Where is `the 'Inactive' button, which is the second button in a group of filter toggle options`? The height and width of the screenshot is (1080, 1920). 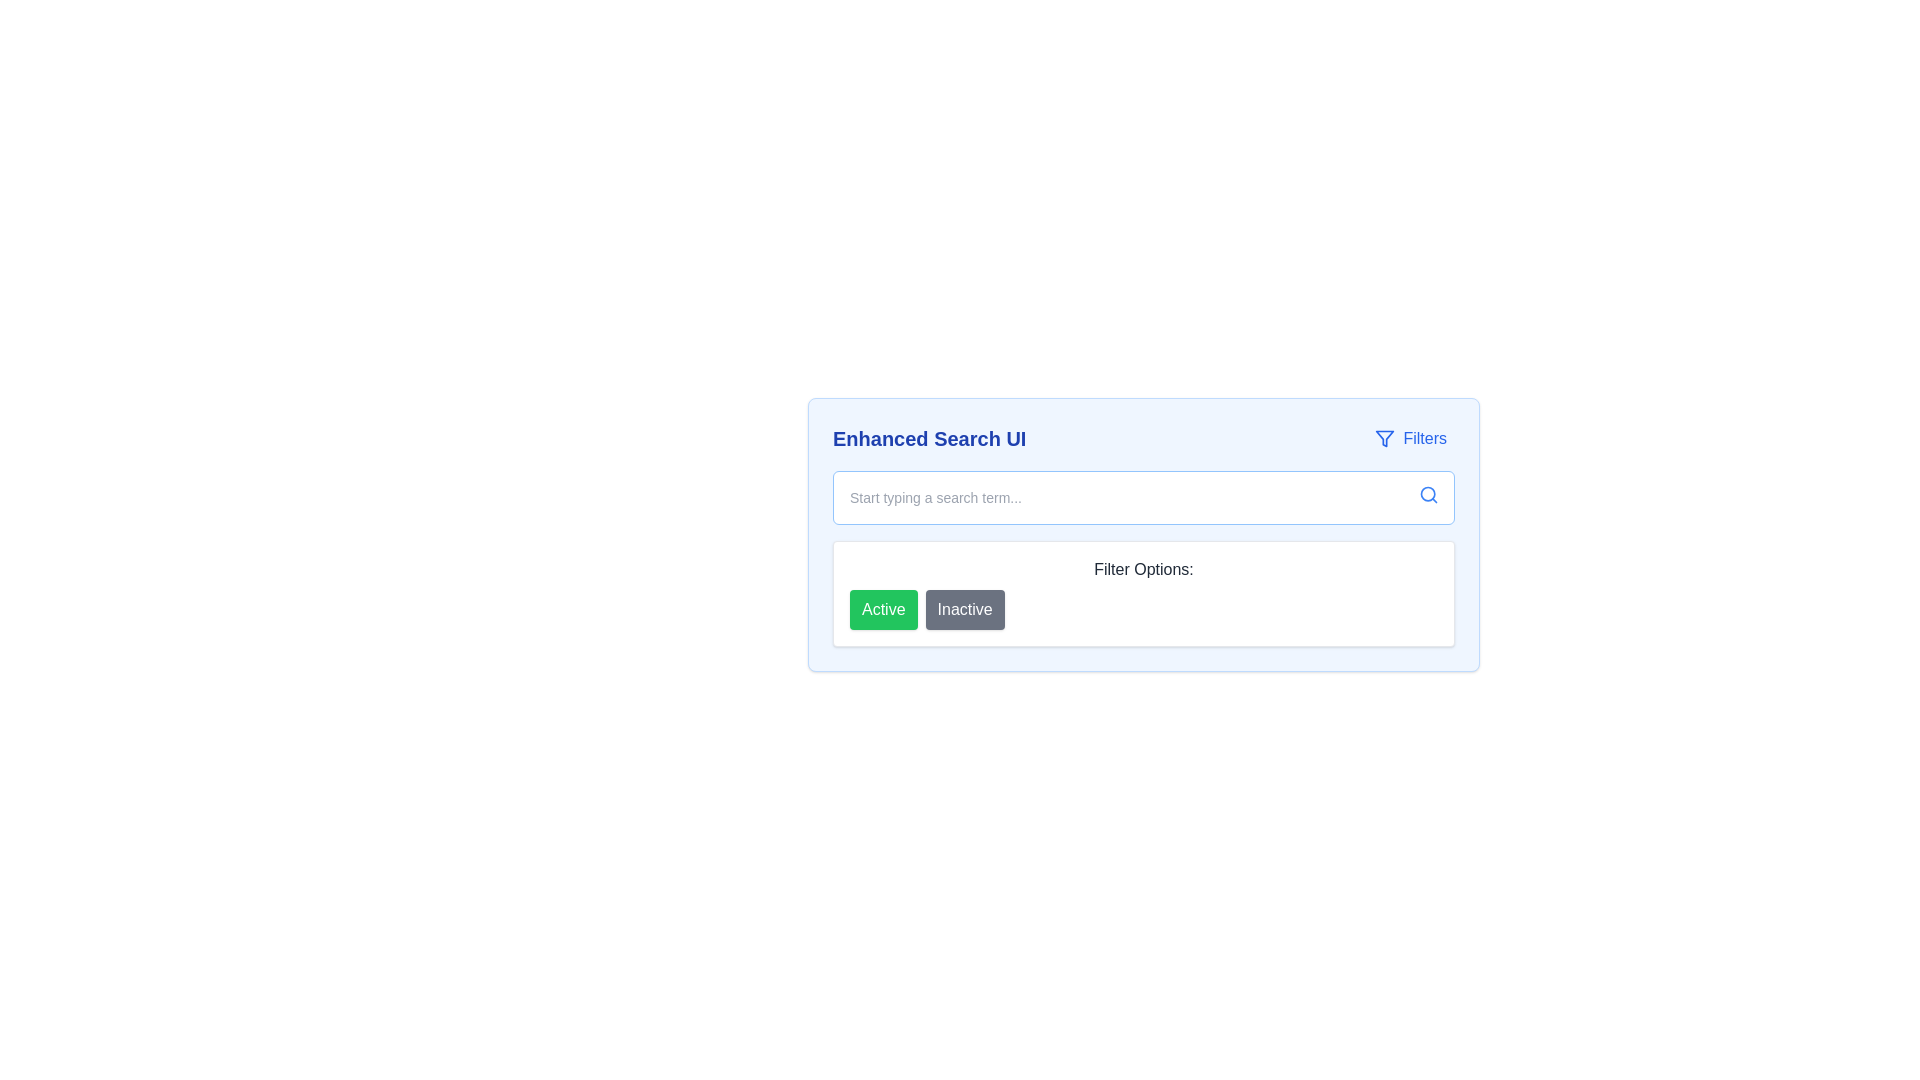
the 'Inactive' button, which is the second button in a group of filter toggle options is located at coordinates (964, 608).